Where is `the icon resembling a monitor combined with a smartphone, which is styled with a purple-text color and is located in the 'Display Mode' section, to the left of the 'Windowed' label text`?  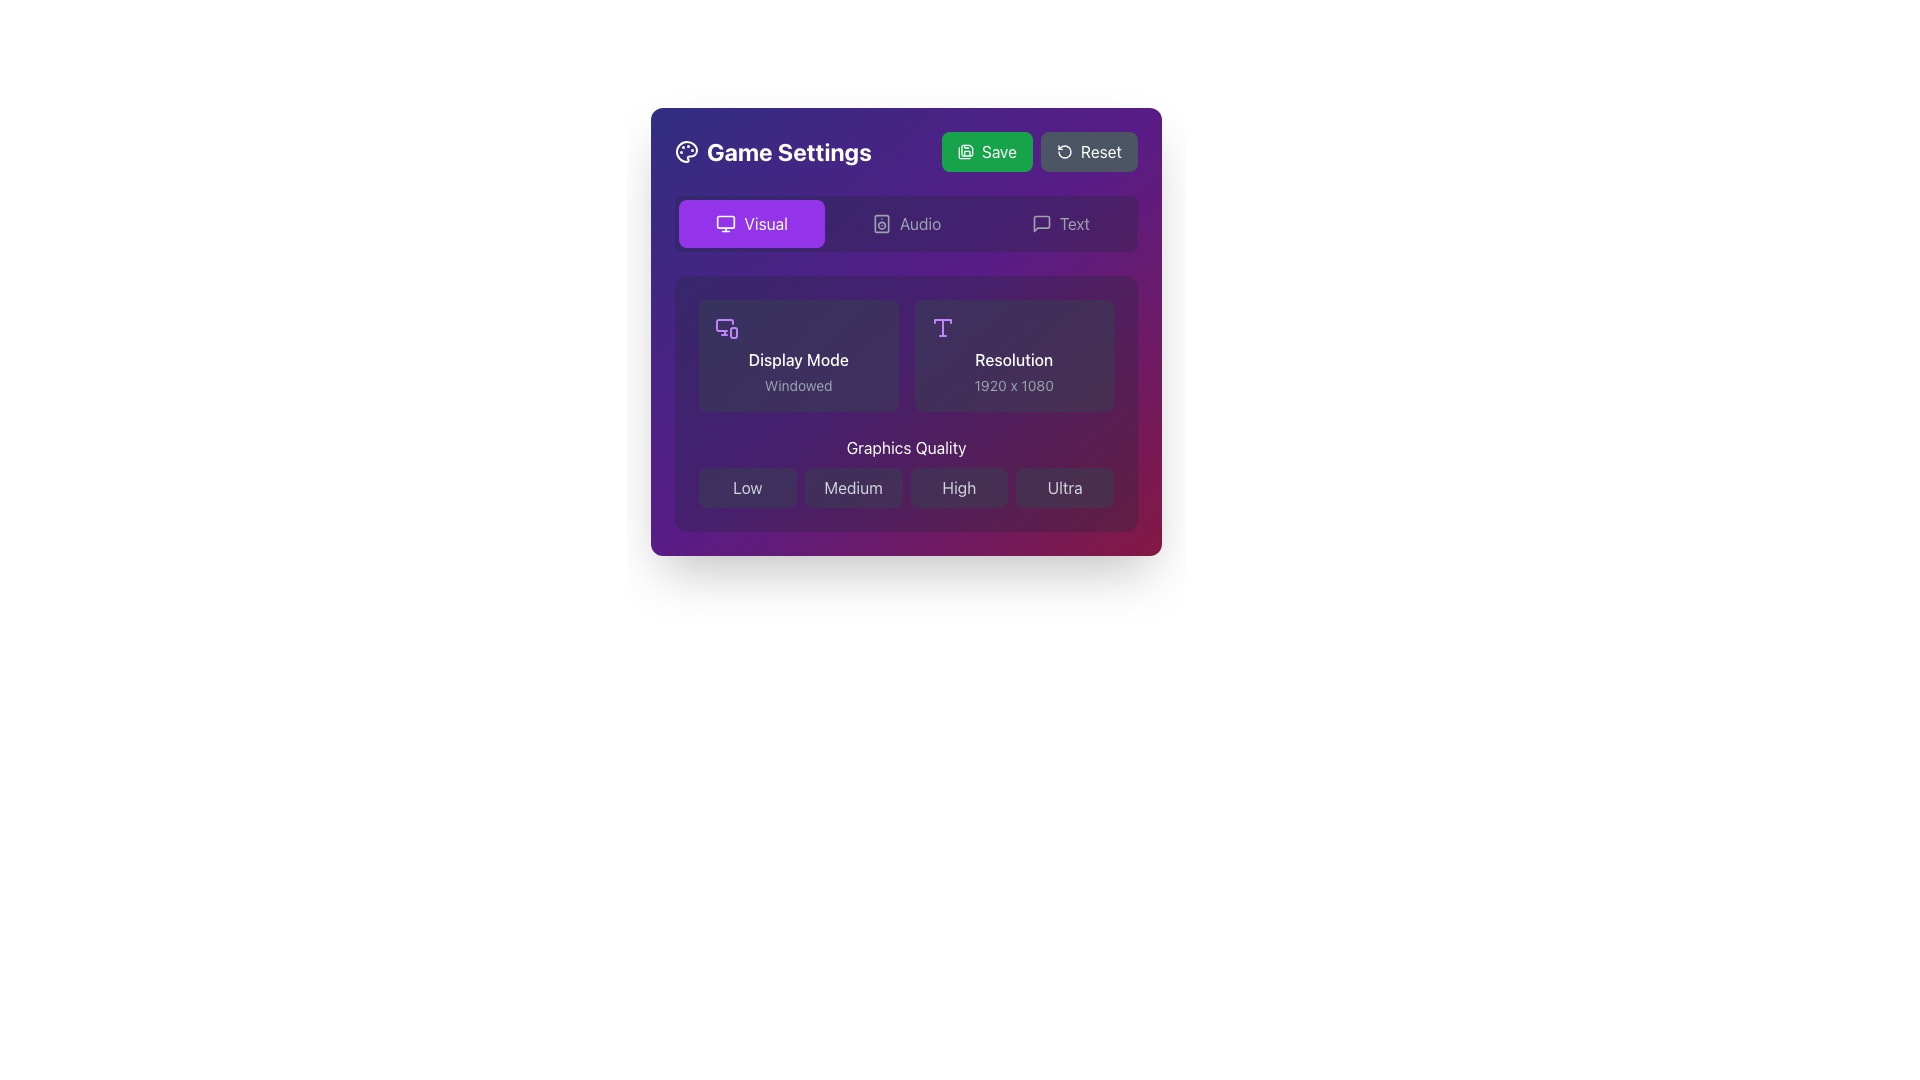 the icon resembling a monitor combined with a smartphone, which is styled with a purple-text color and is located in the 'Display Mode' section, to the left of the 'Windowed' label text is located at coordinates (725, 326).